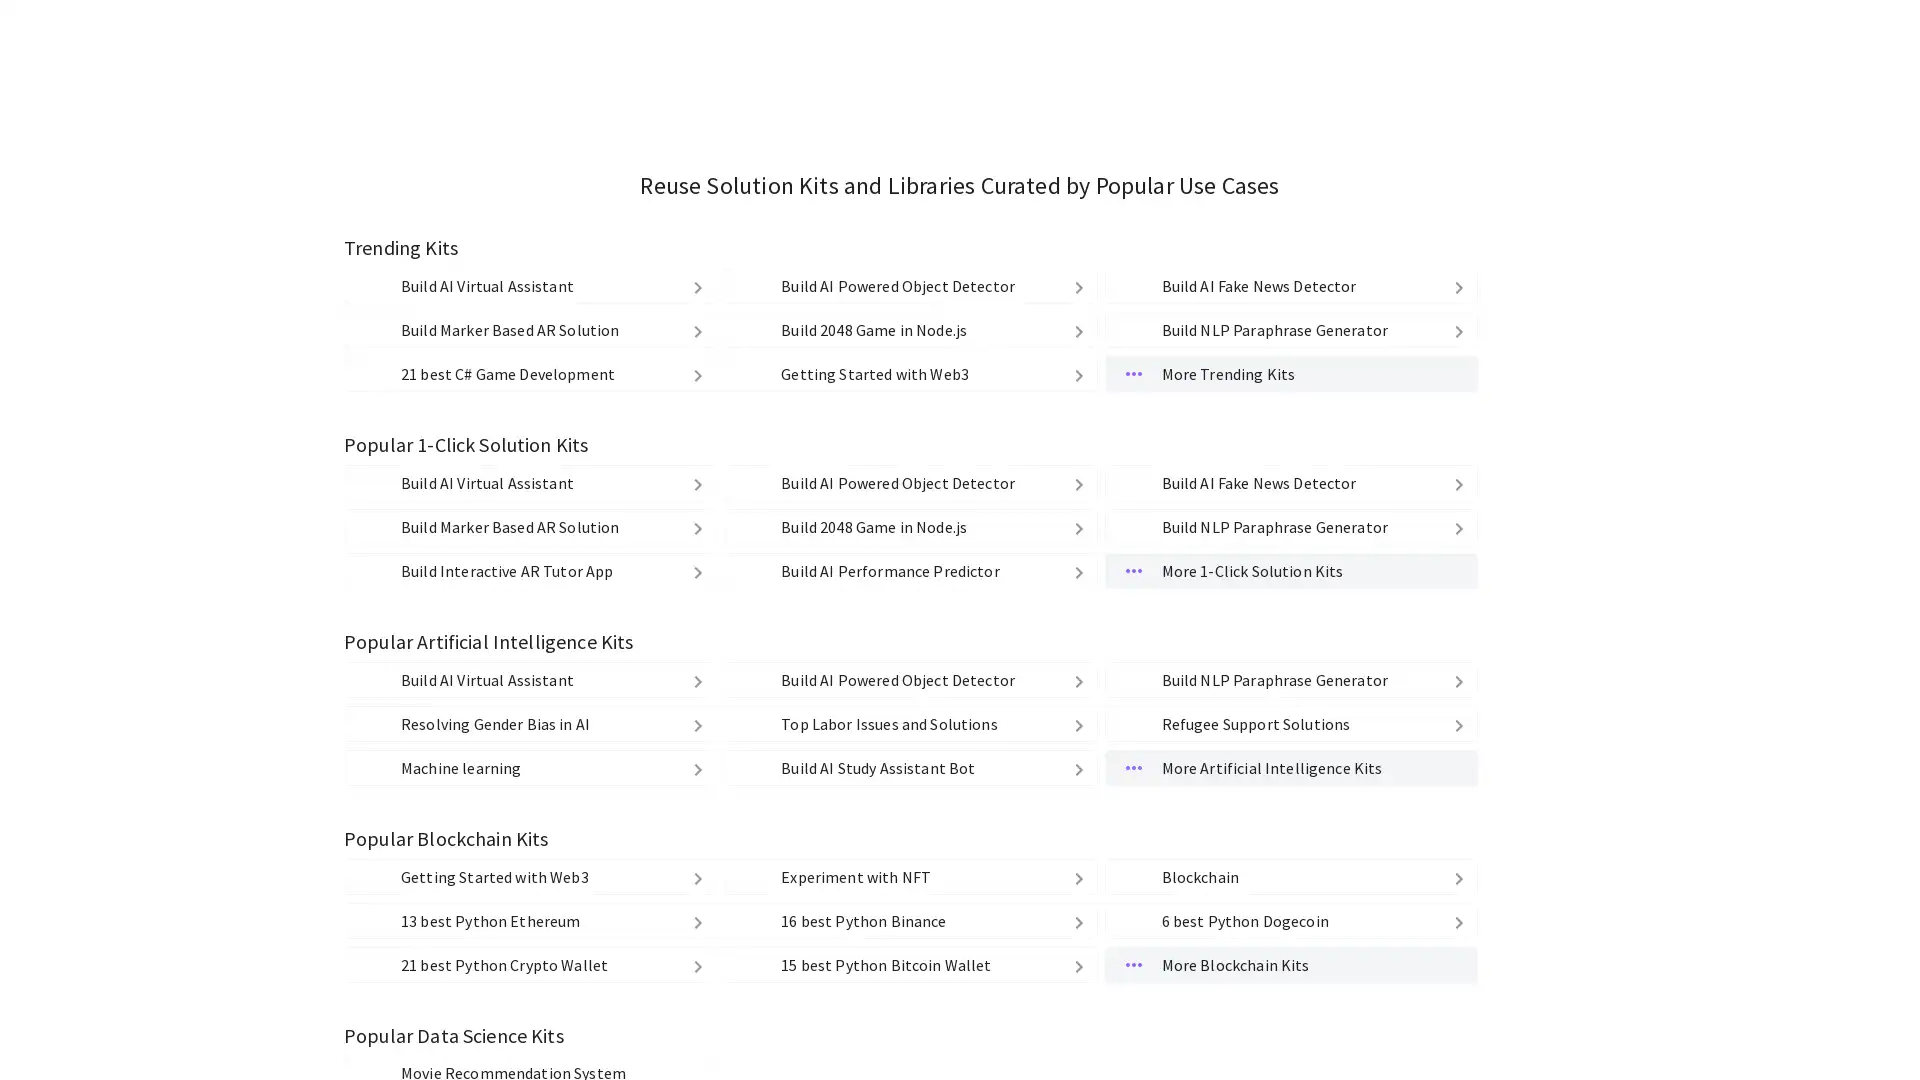 The height and width of the screenshot is (1080, 1920). What do you see at coordinates (1061, 877) in the screenshot?
I see `delete` at bounding box center [1061, 877].